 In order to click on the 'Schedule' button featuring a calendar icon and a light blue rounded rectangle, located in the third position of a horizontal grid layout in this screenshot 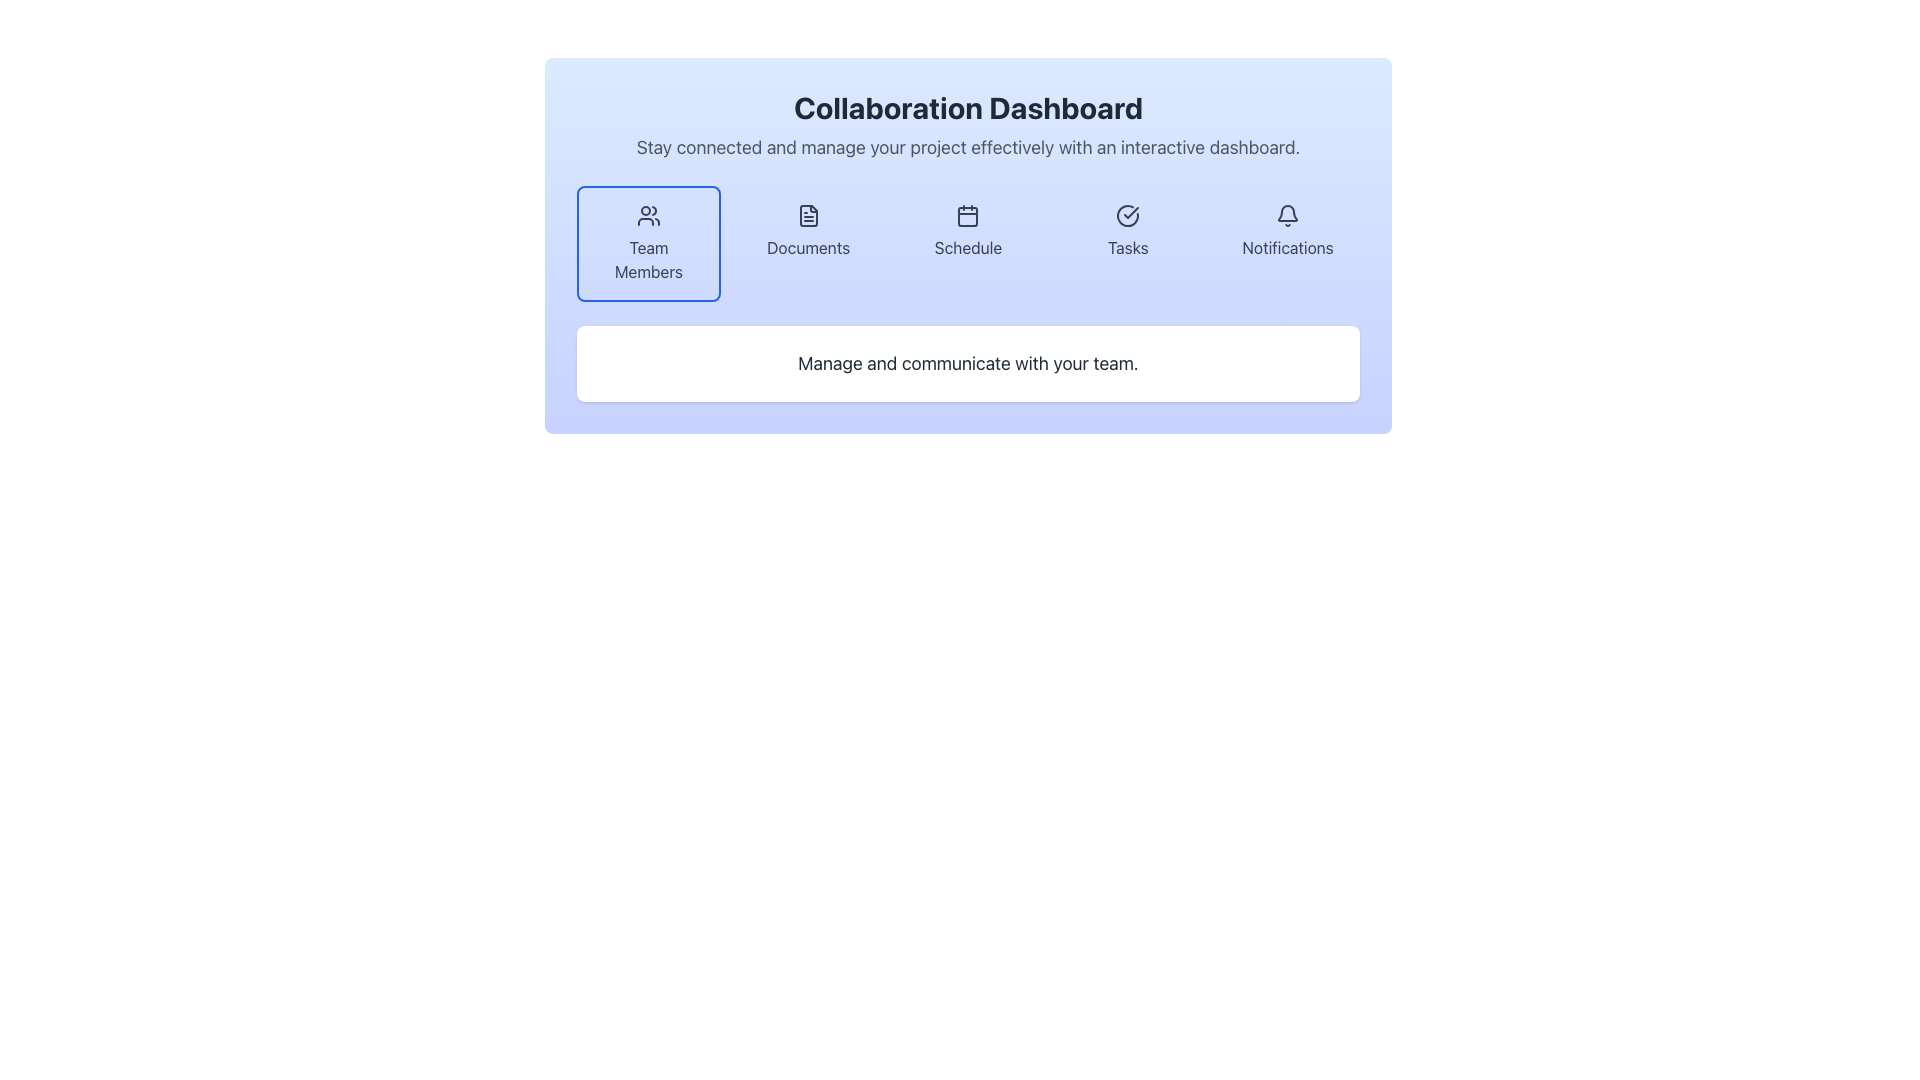, I will do `click(968, 242)`.